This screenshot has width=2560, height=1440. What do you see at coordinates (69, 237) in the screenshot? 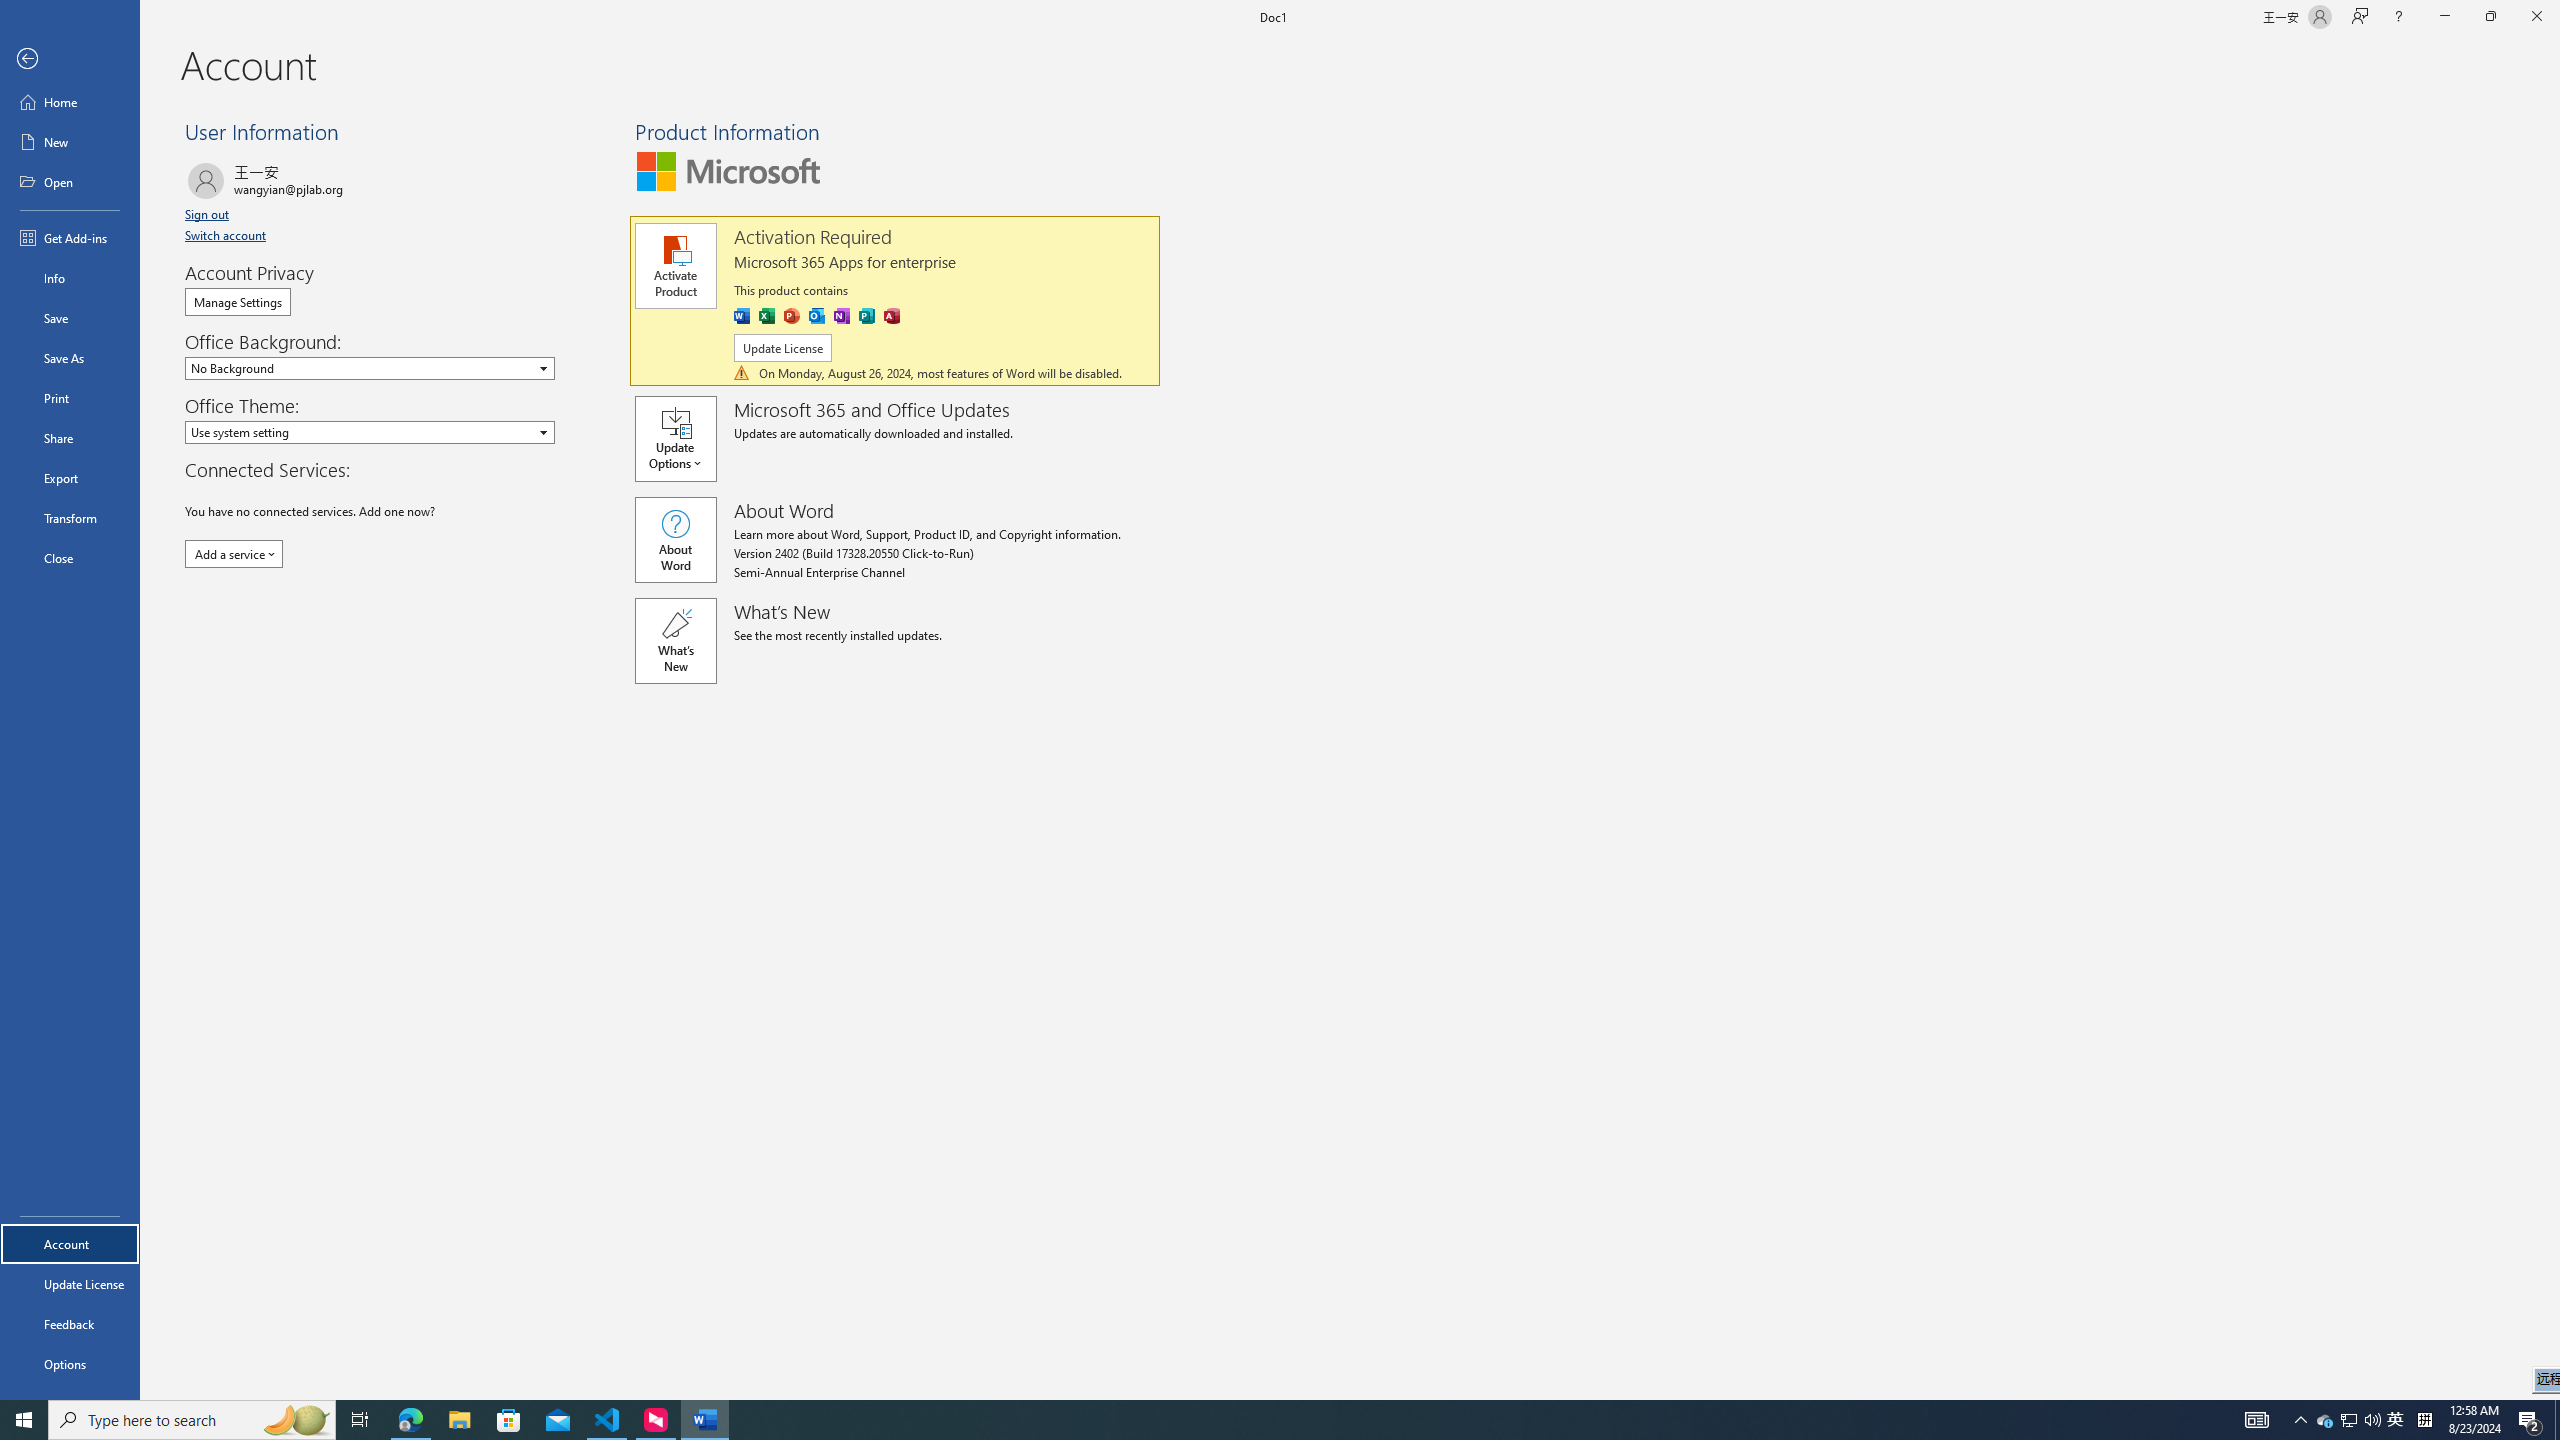
I see `'Get Add-ins'` at bounding box center [69, 237].